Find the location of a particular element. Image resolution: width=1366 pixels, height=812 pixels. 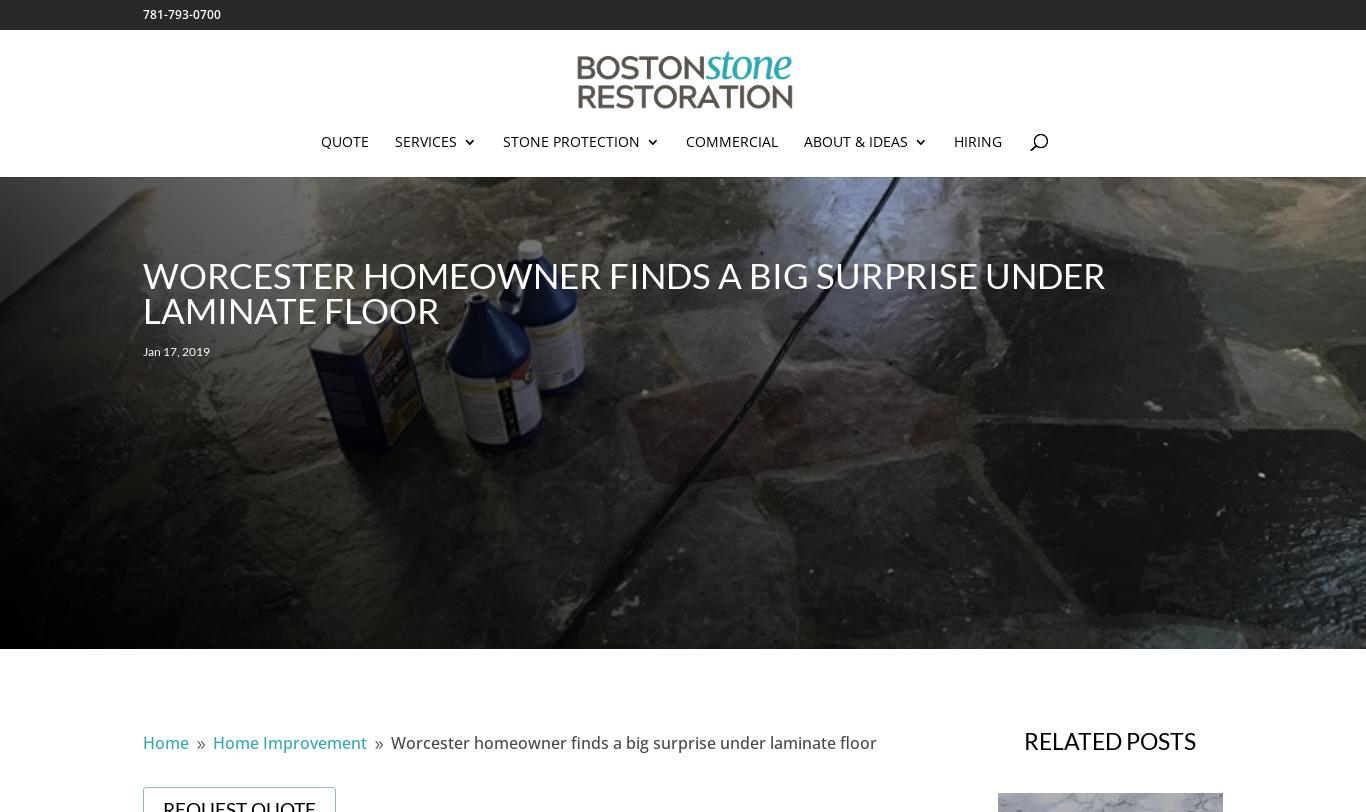

'Quote' is located at coordinates (342, 141).